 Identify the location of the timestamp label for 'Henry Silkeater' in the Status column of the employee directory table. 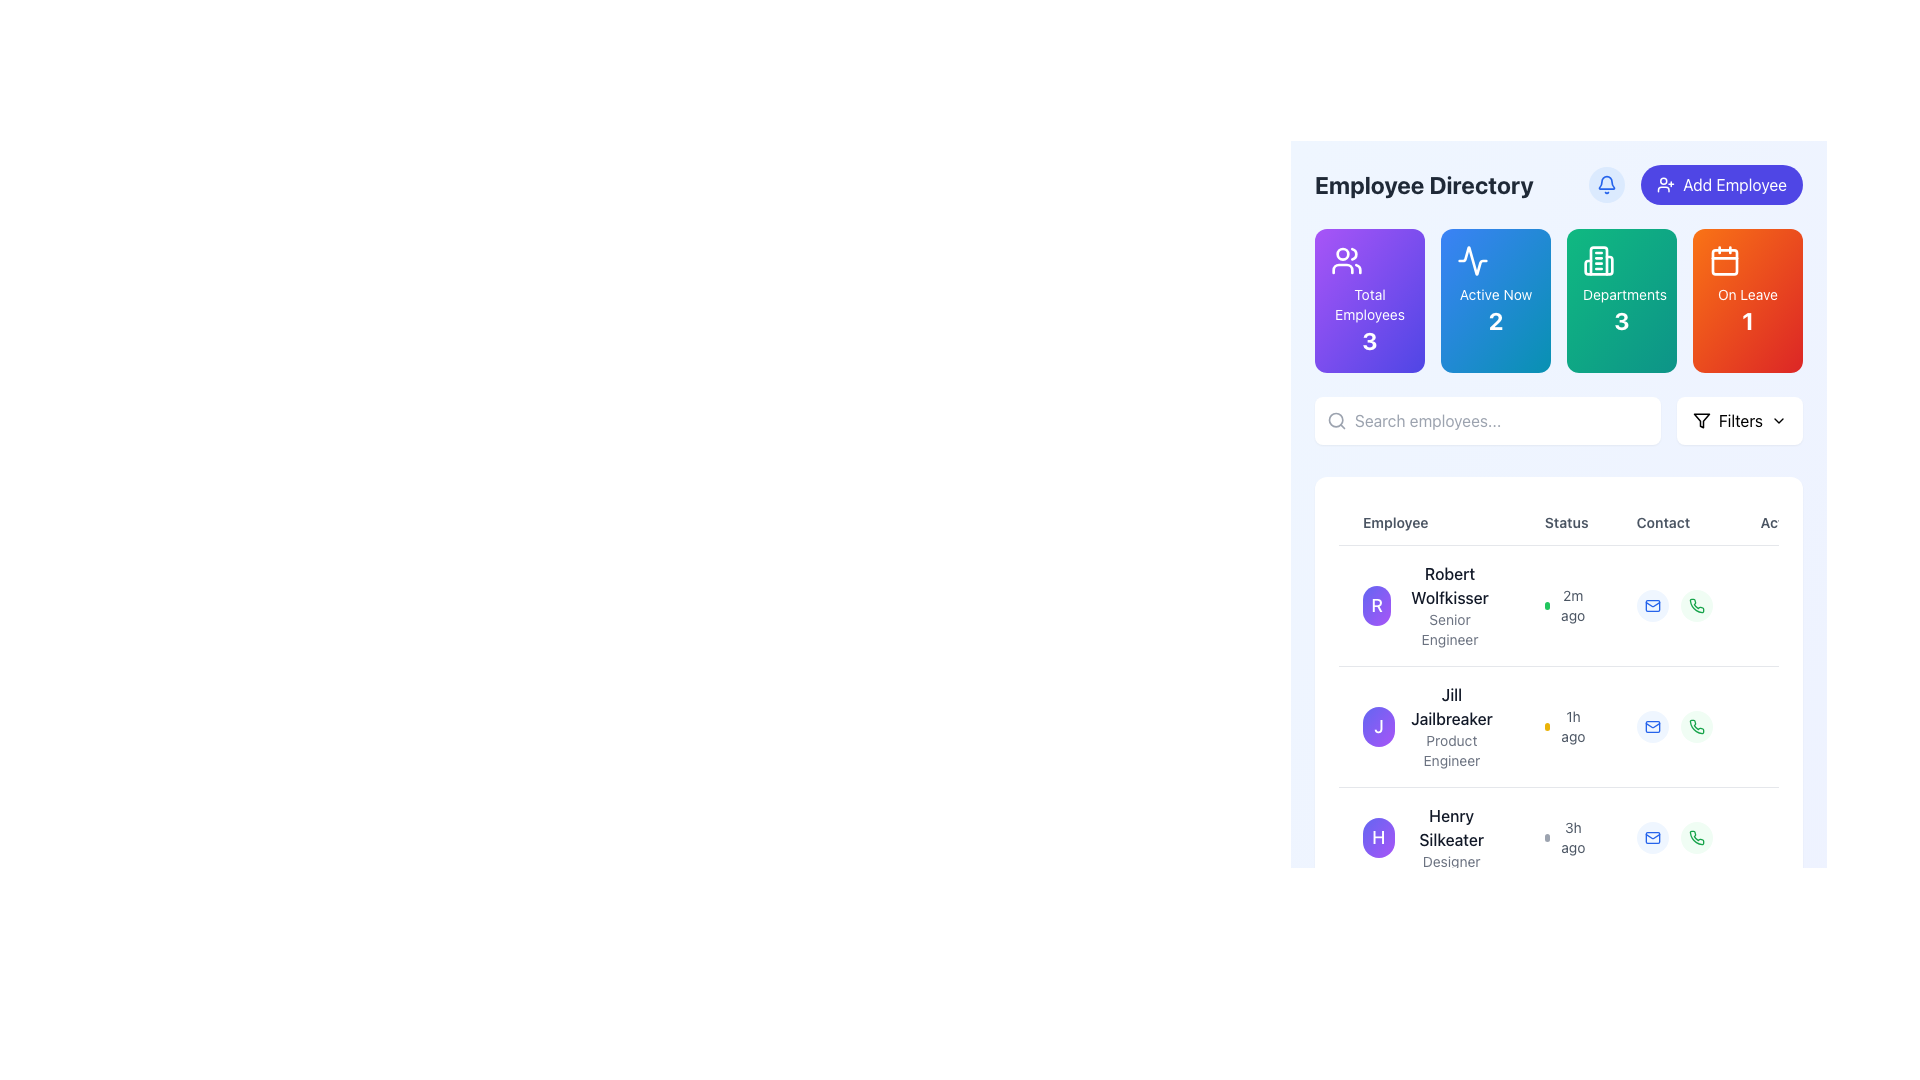
(1564, 837).